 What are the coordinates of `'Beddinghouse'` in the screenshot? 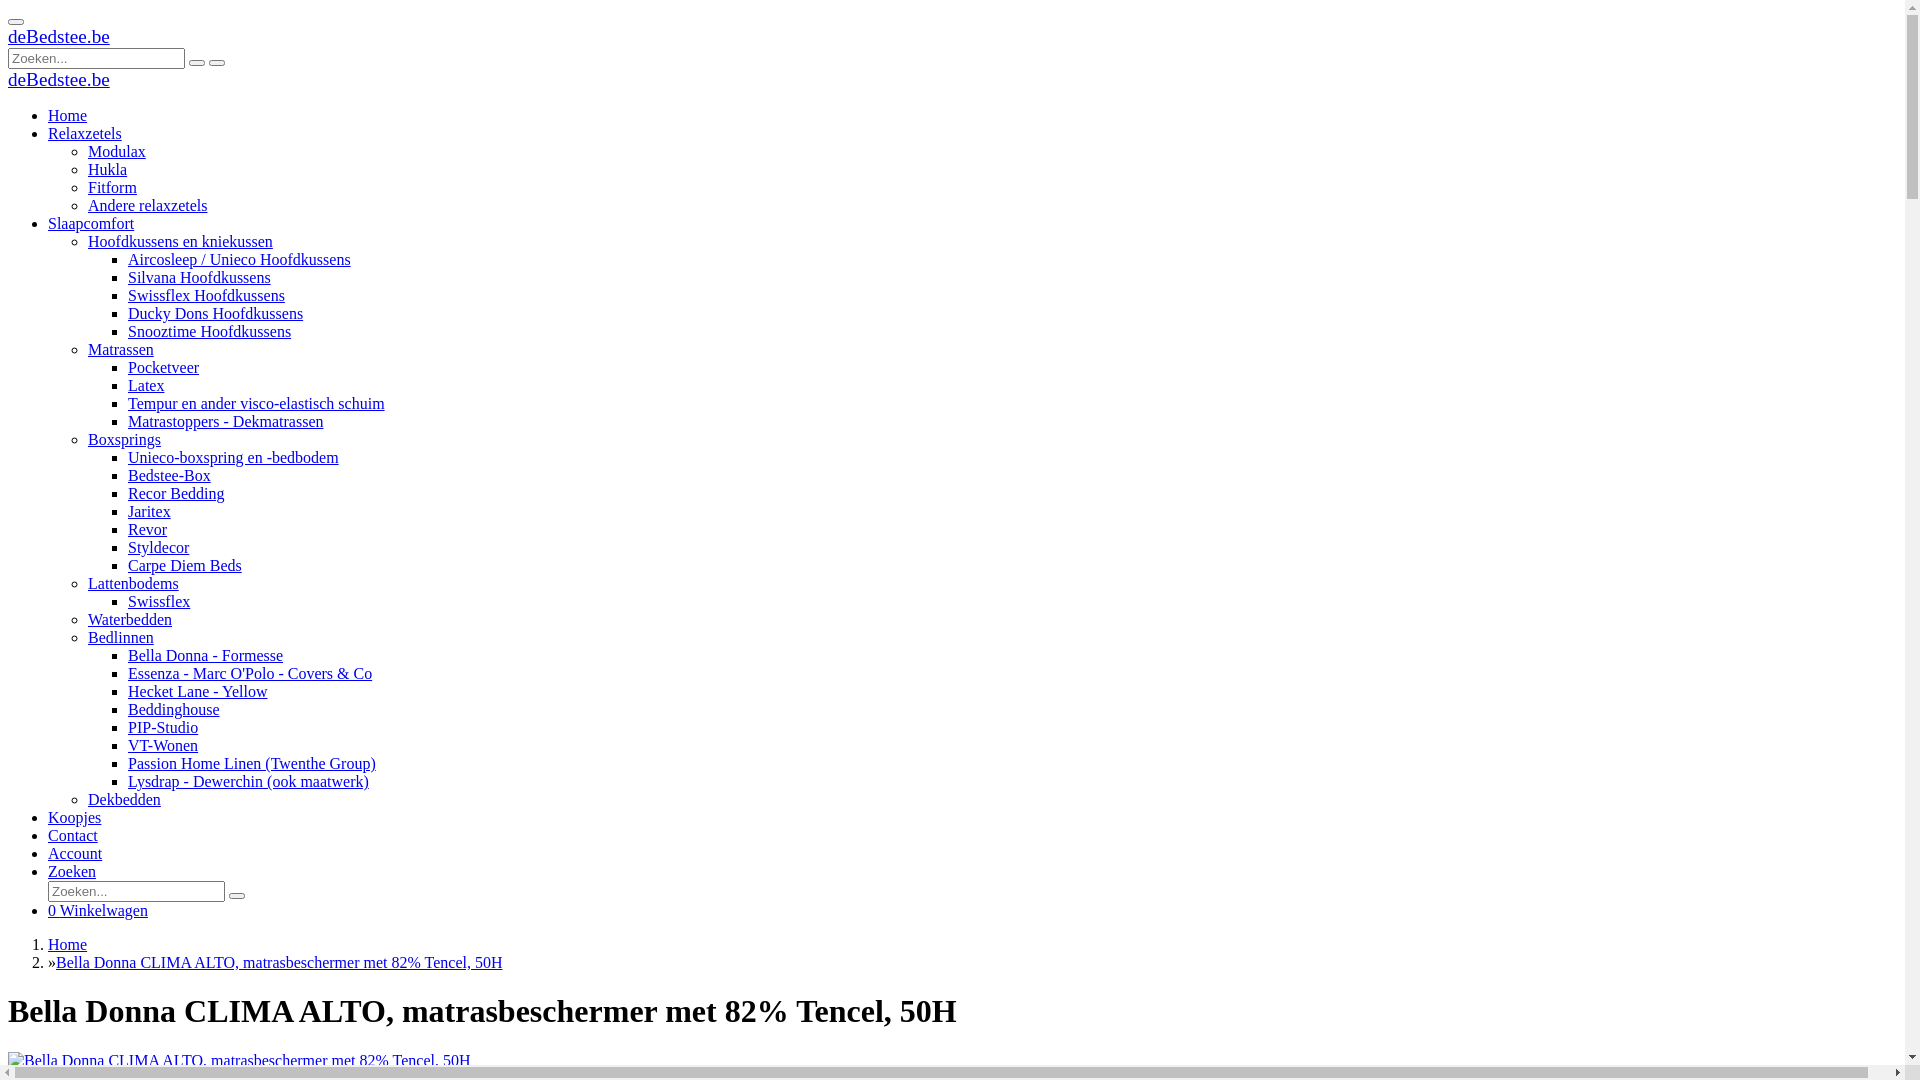 It's located at (173, 708).